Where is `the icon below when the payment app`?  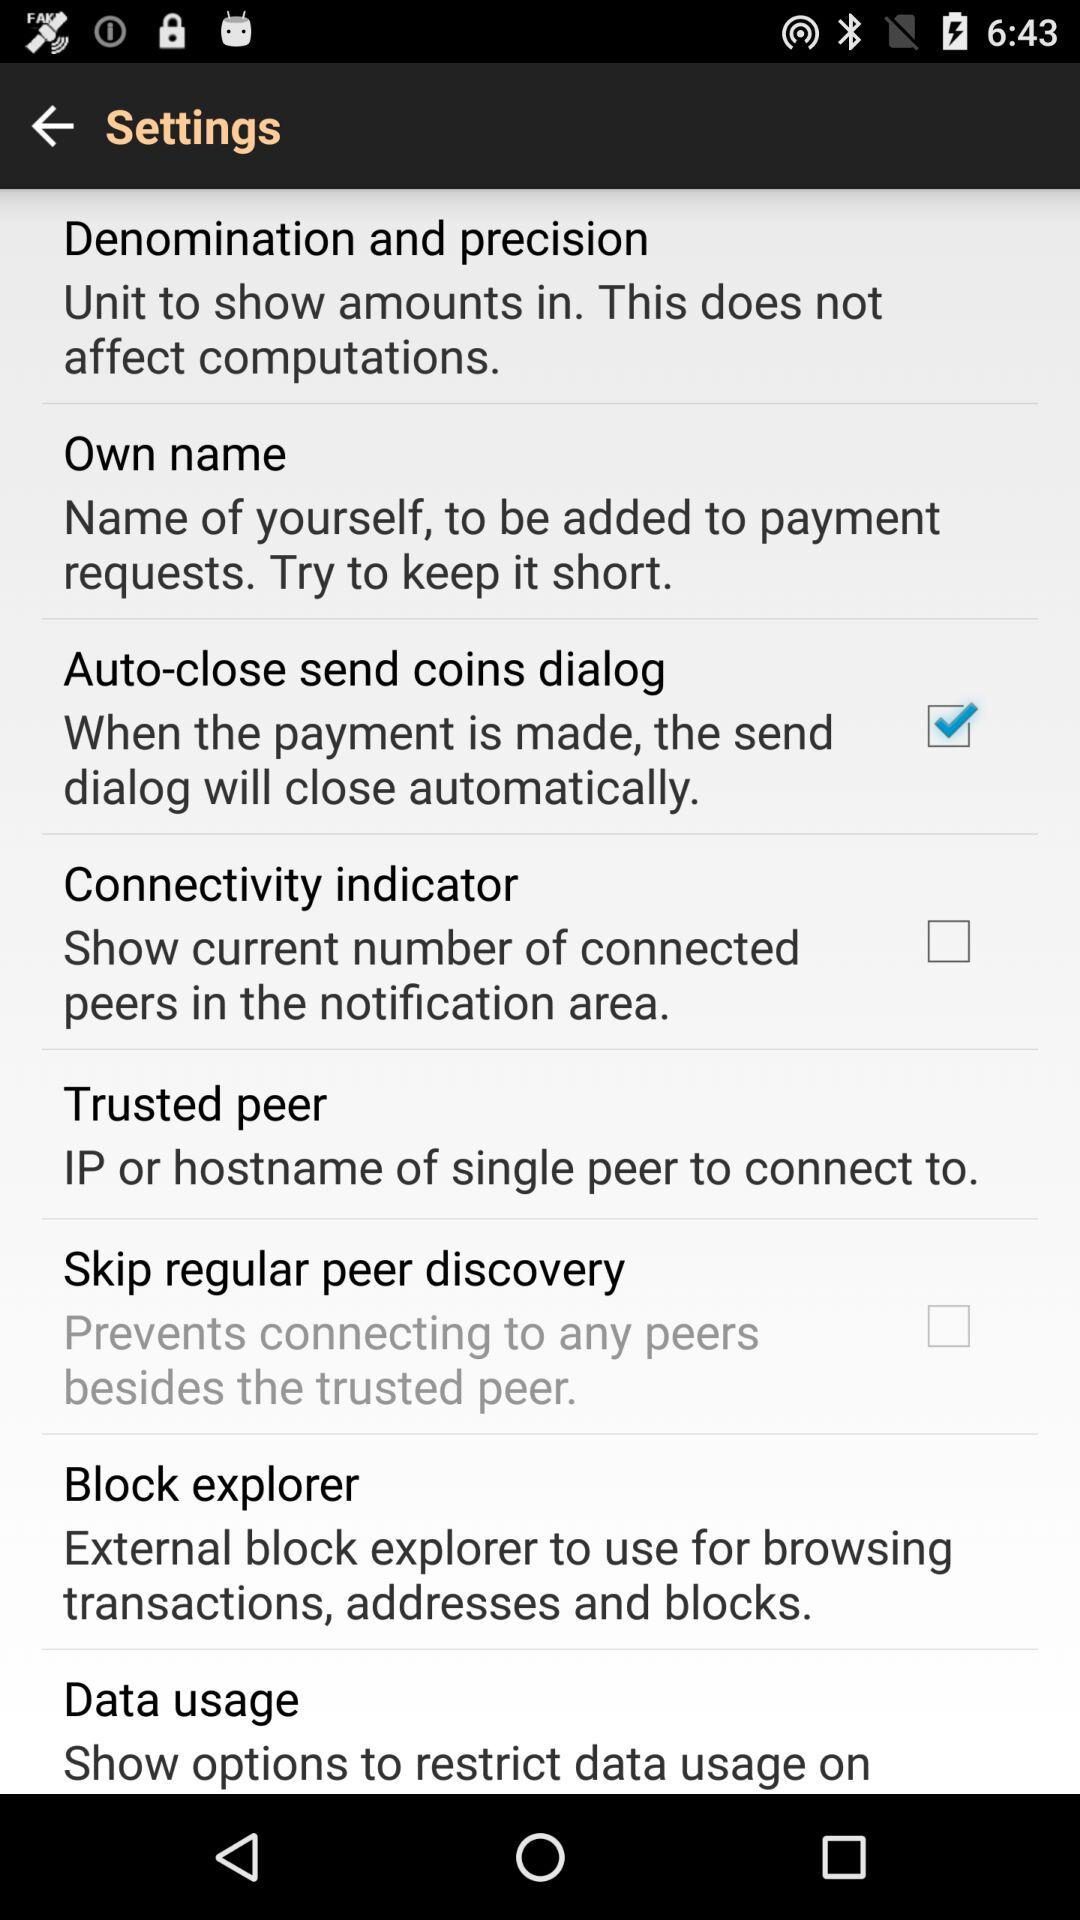
the icon below when the payment app is located at coordinates (290, 881).